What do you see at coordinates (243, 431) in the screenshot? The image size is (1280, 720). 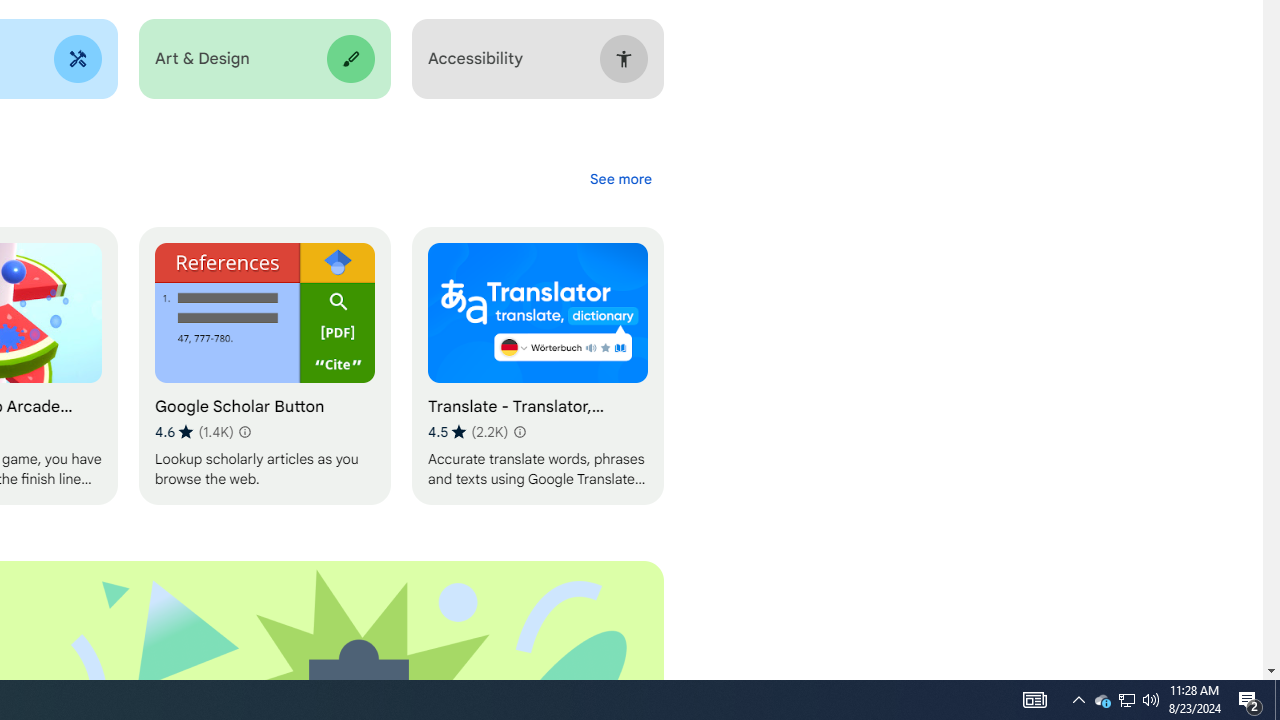 I see `'Learn more about results and reviews "Google Scholar Button"'` at bounding box center [243, 431].